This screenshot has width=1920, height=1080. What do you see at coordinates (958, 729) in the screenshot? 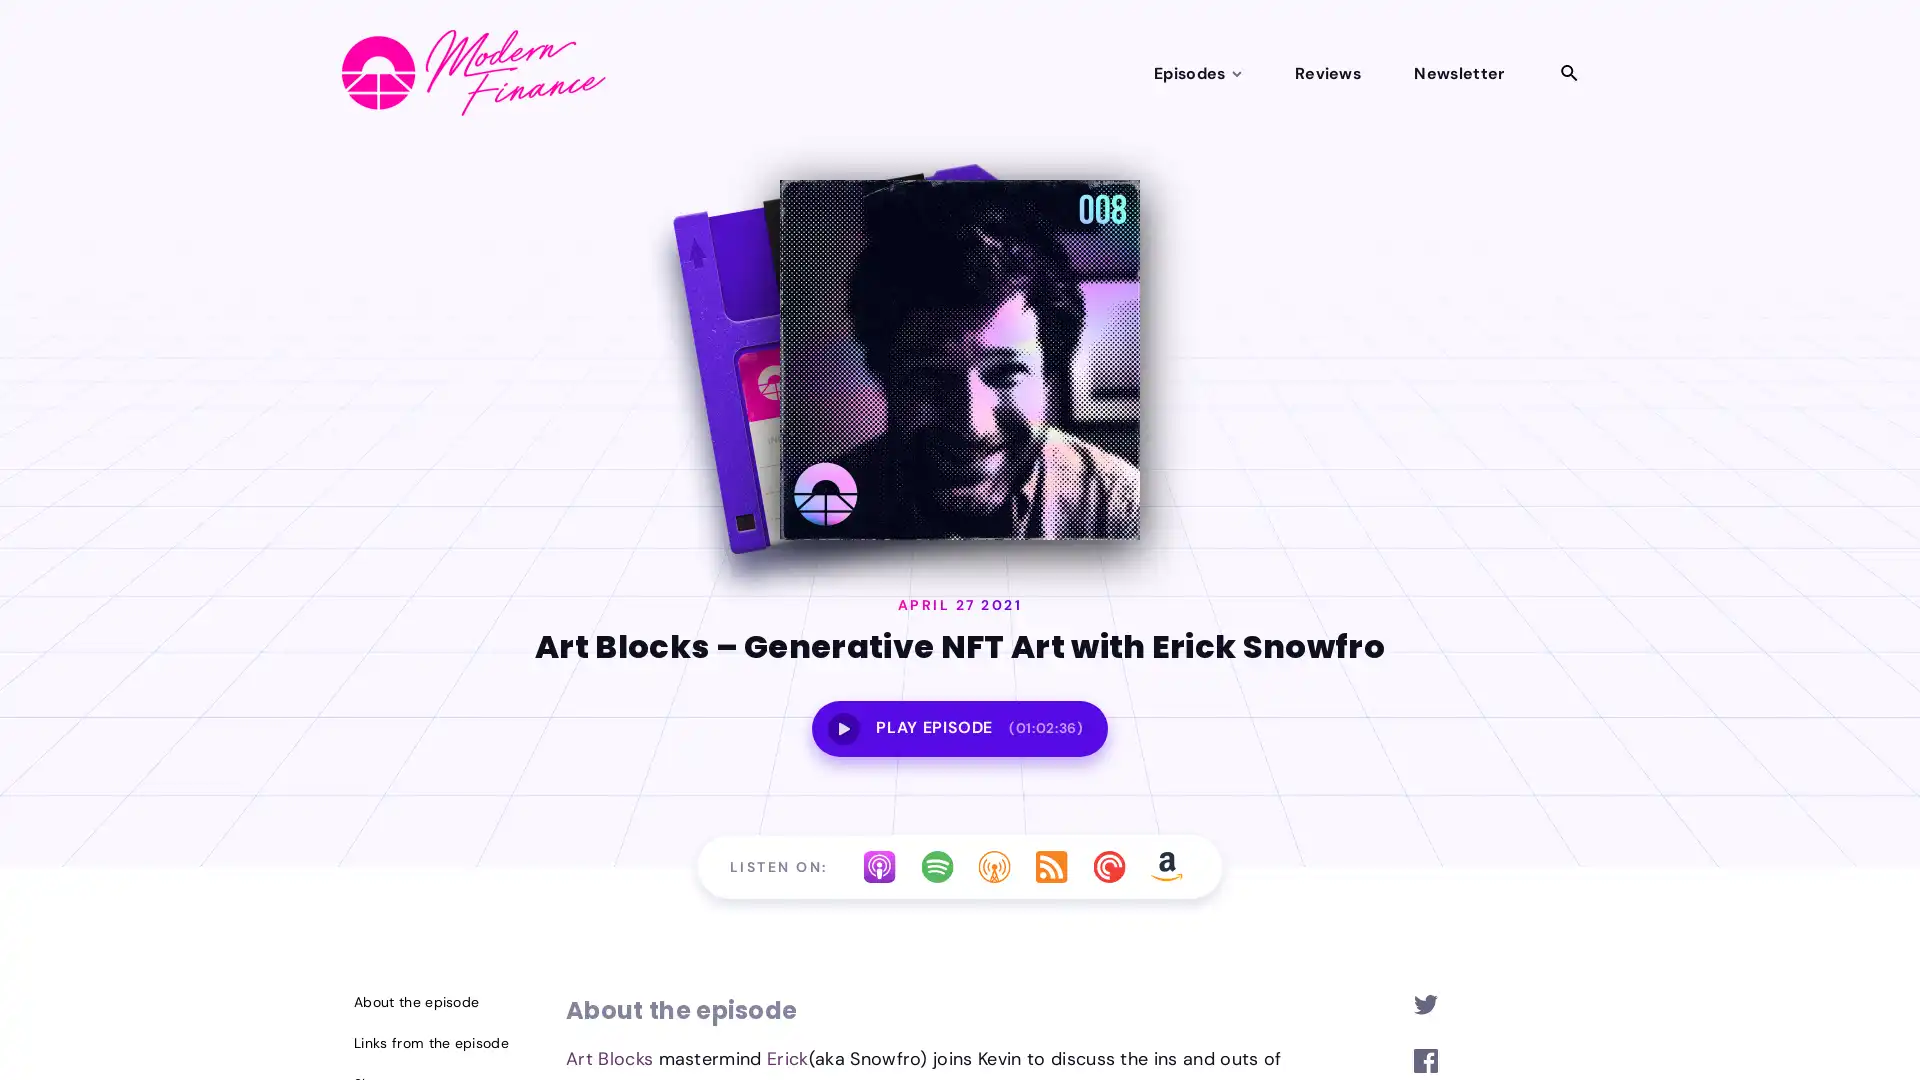
I see `PLAY EPISODE(01:02:36)` at bounding box center [958, 729].